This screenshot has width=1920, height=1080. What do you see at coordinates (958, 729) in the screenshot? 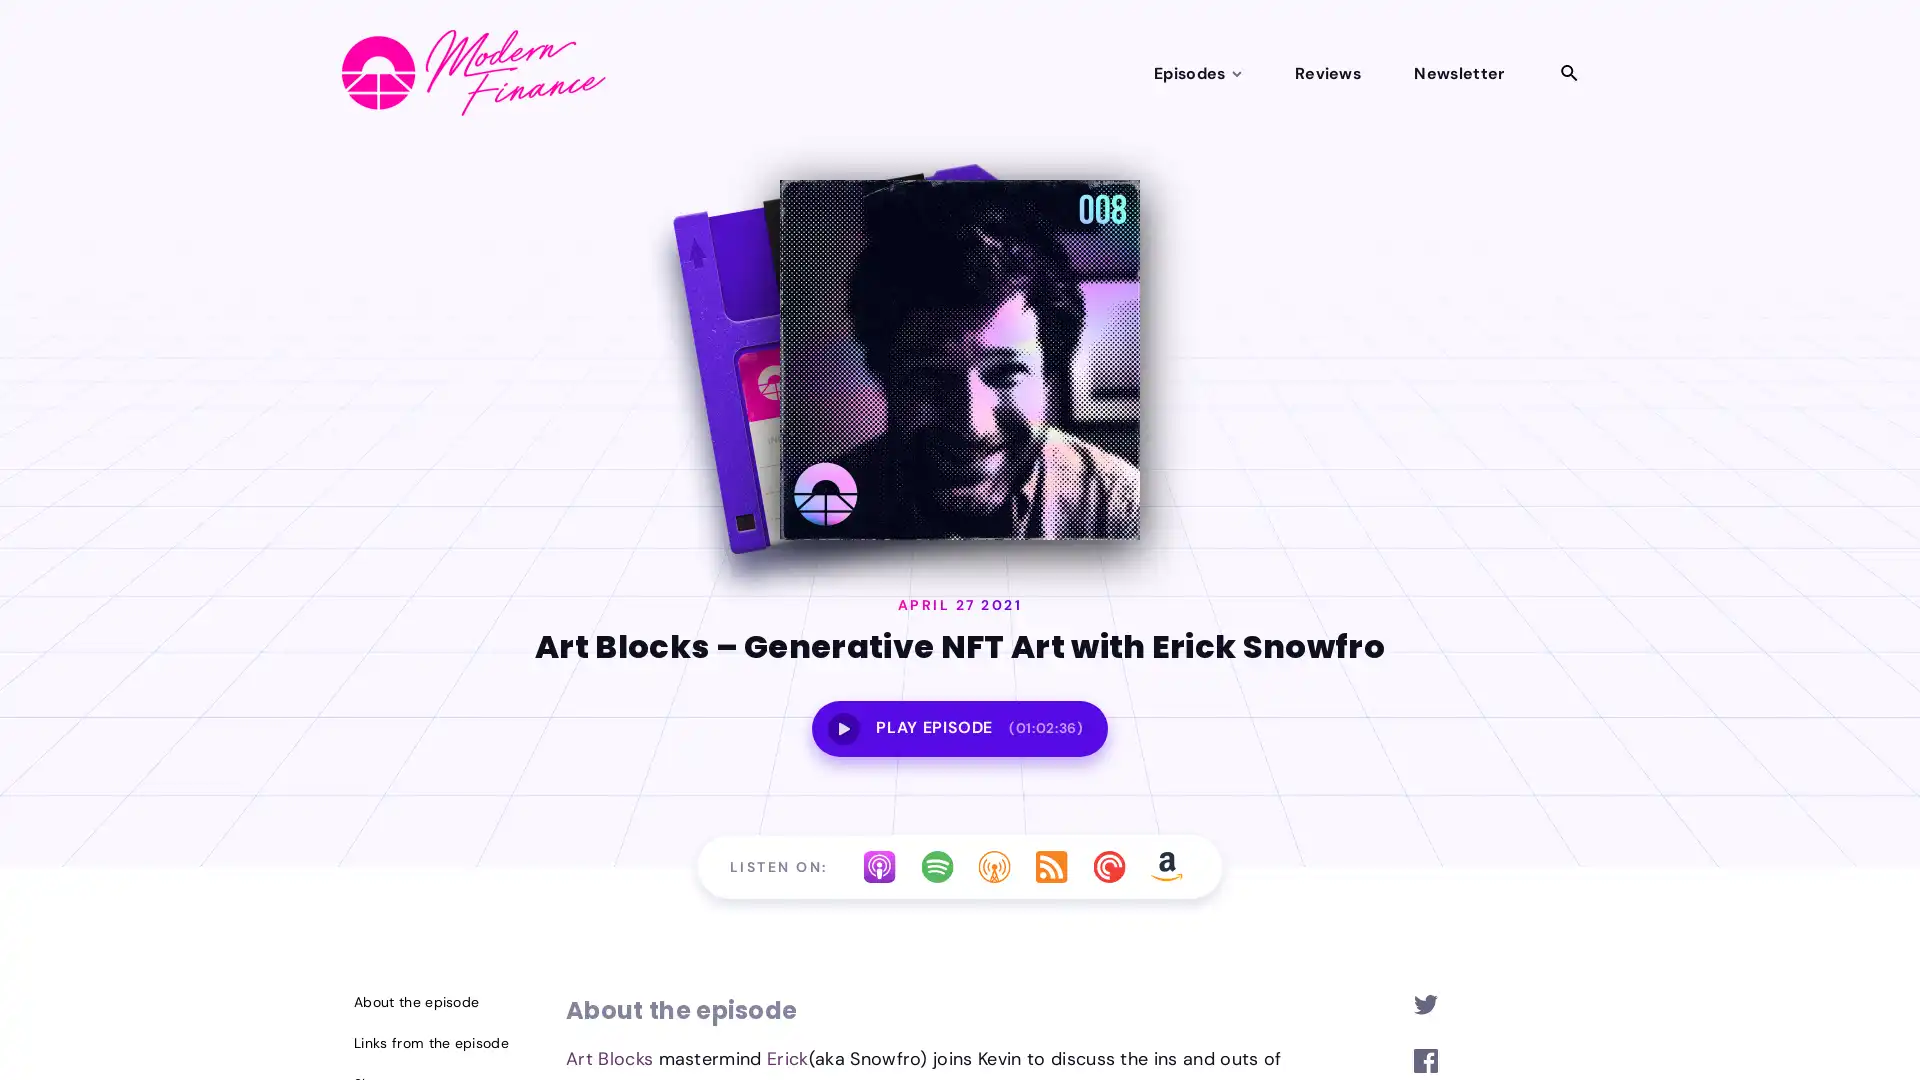
I see `PLAY EPISODE(01:02:36)` at bounding box center [958, 729].